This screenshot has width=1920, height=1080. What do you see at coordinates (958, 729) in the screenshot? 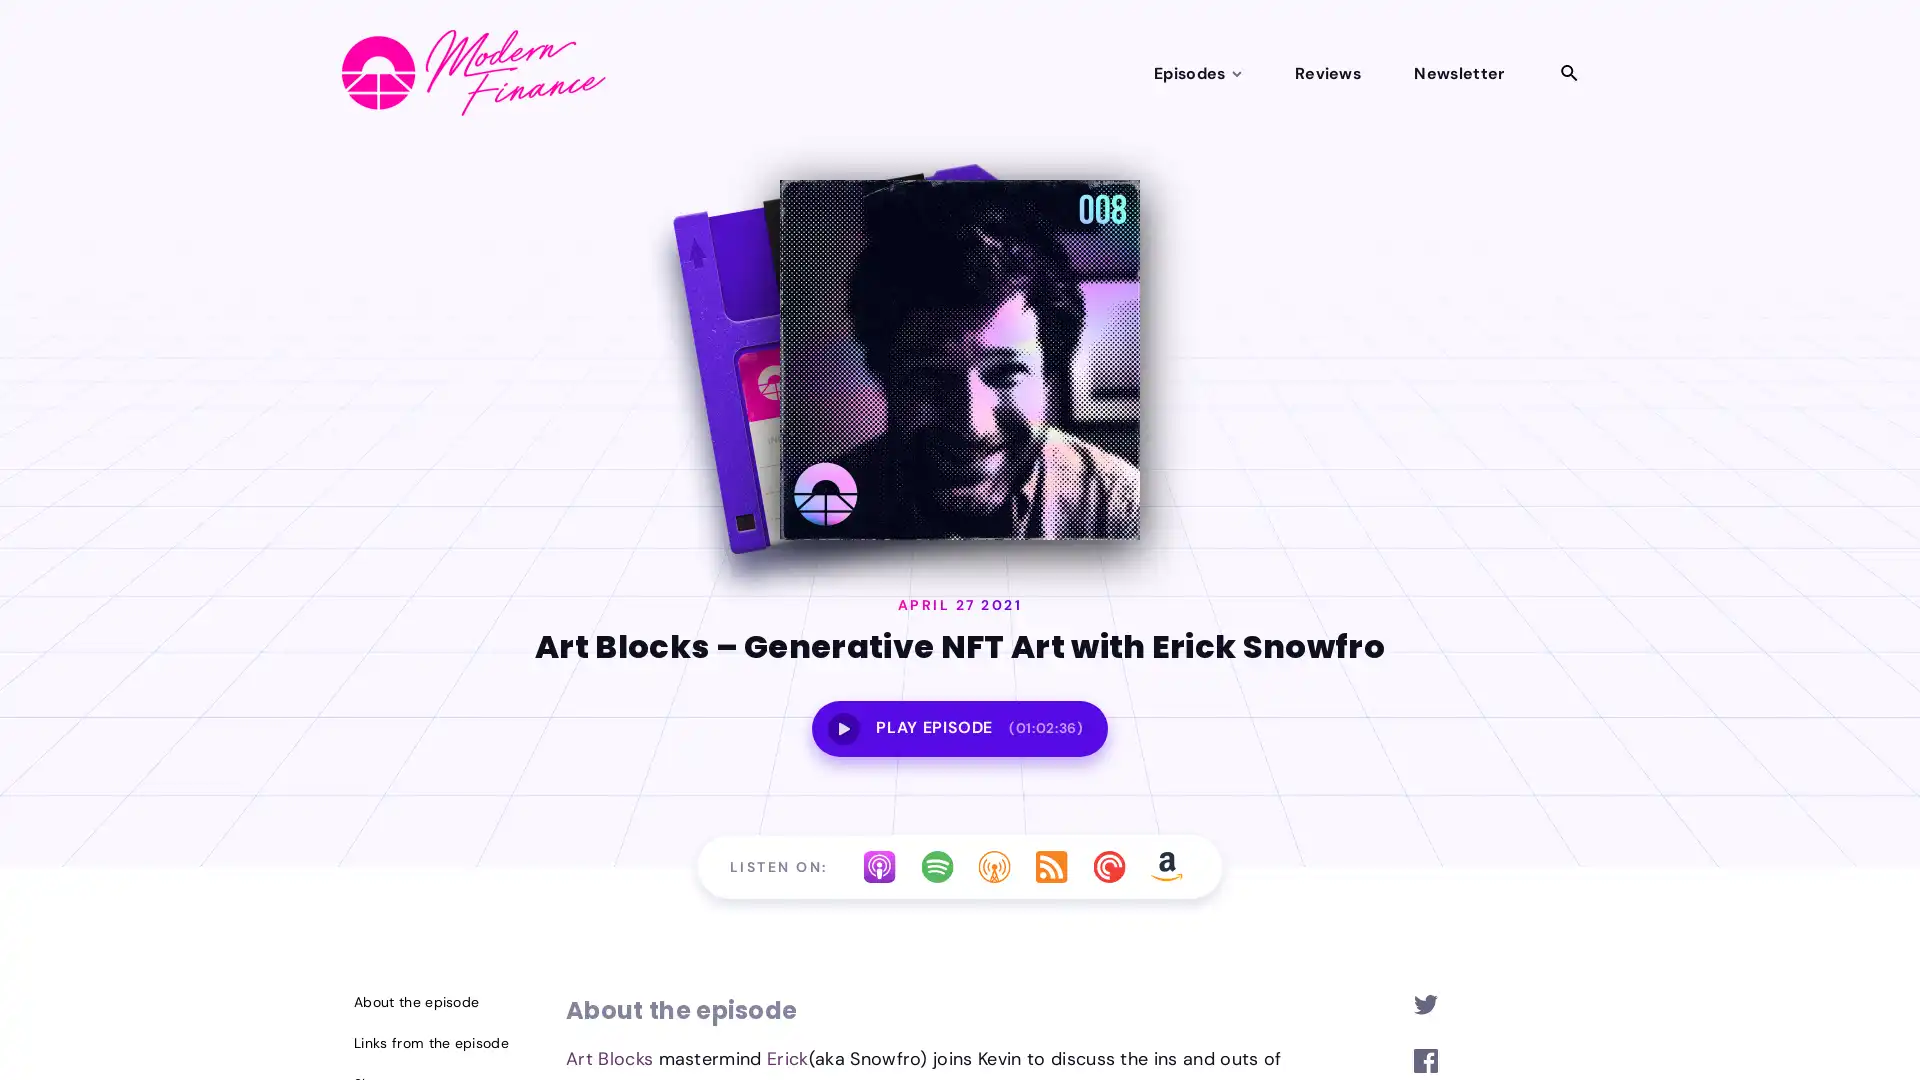
I see `PLAY EPISODE(01:02:36)` at bounding box center [958, 729].